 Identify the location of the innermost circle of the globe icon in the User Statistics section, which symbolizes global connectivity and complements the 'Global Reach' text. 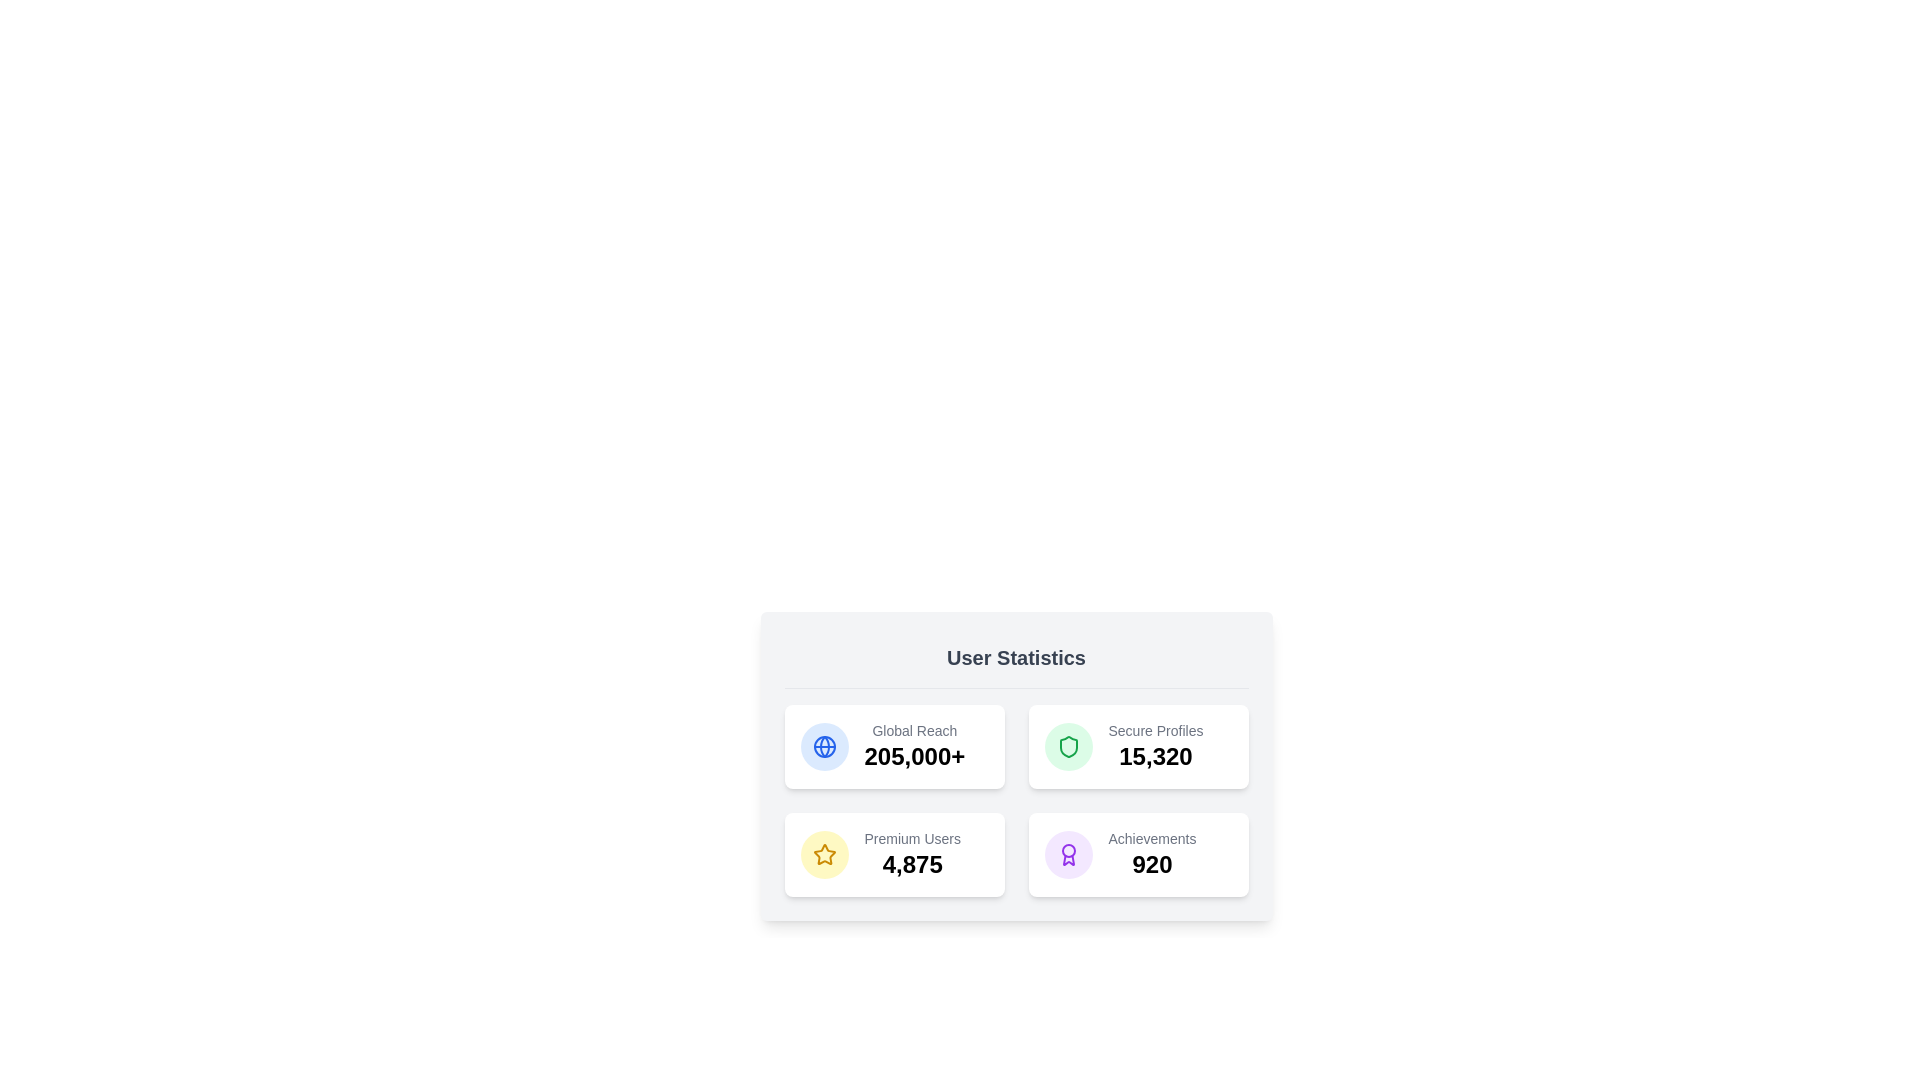
(824, 747).